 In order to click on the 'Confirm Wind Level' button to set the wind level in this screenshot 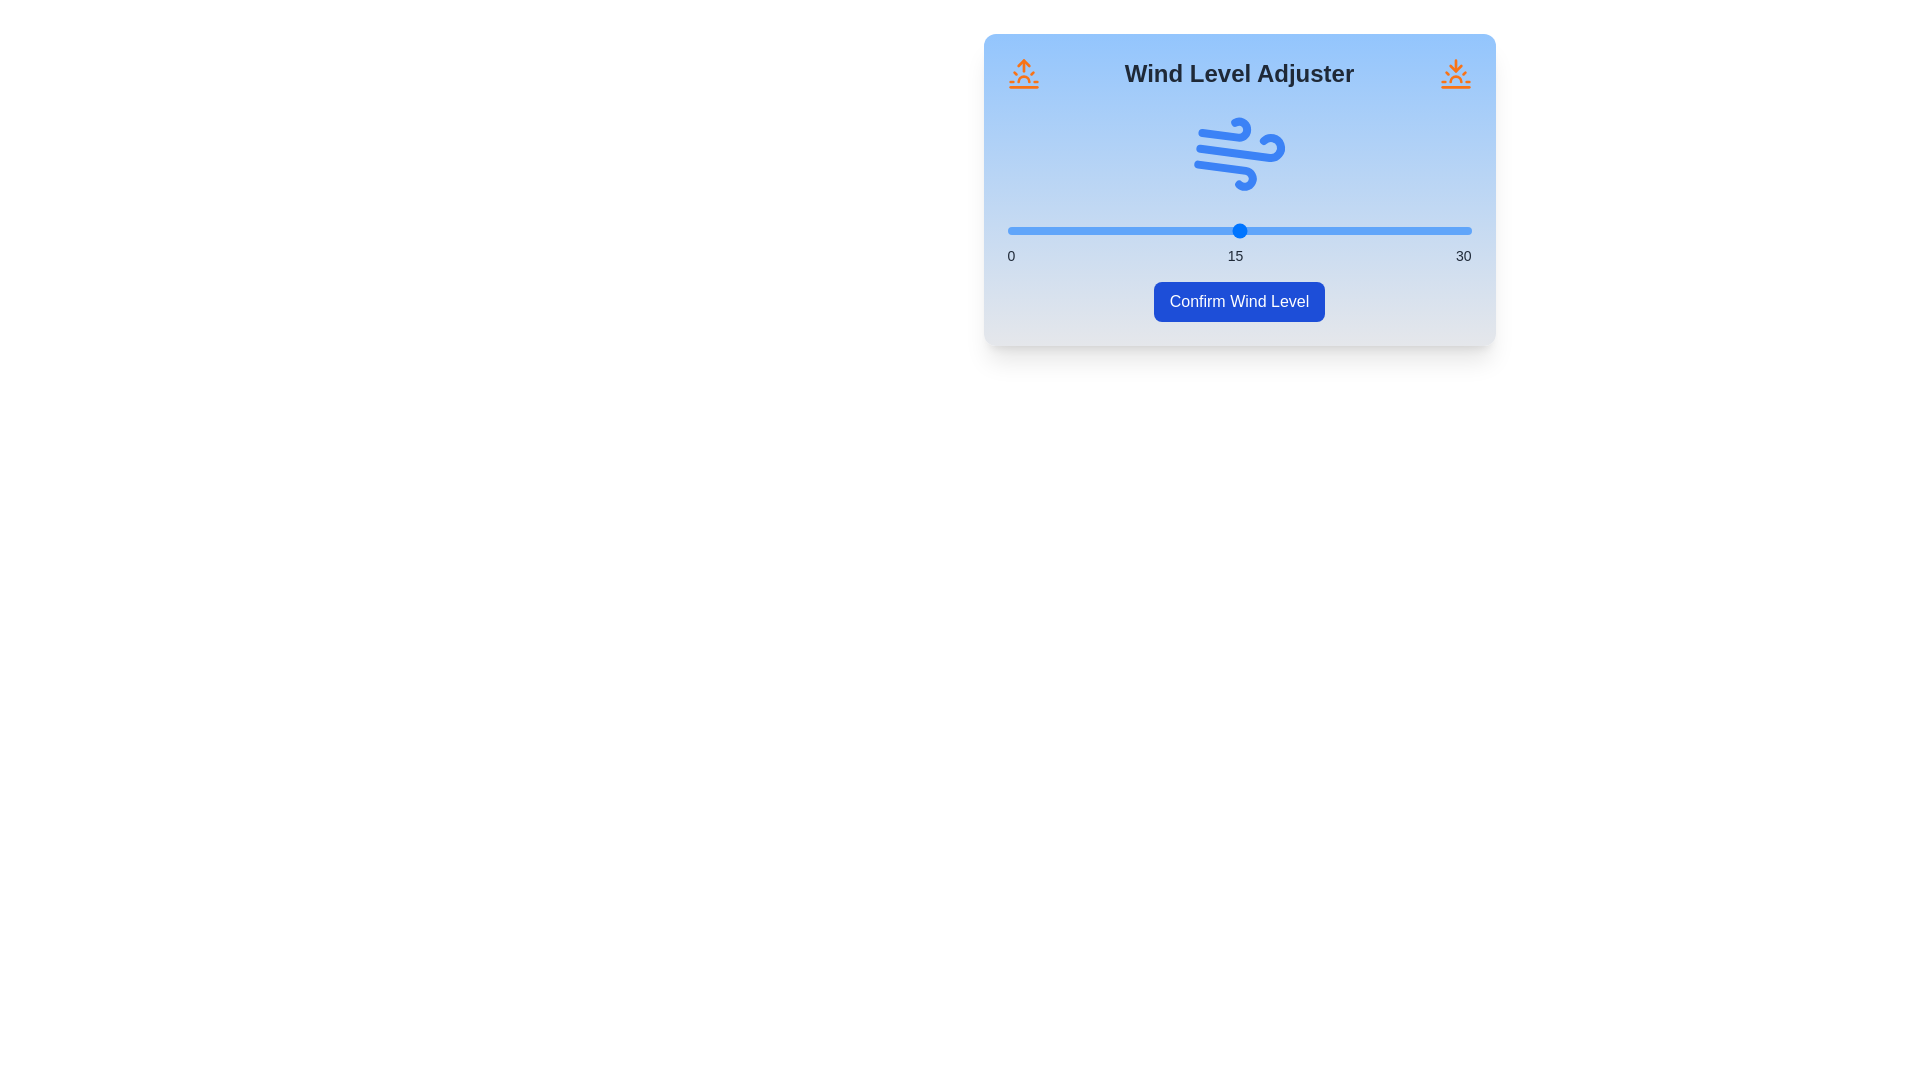, I will do `click(1238, 301)`.